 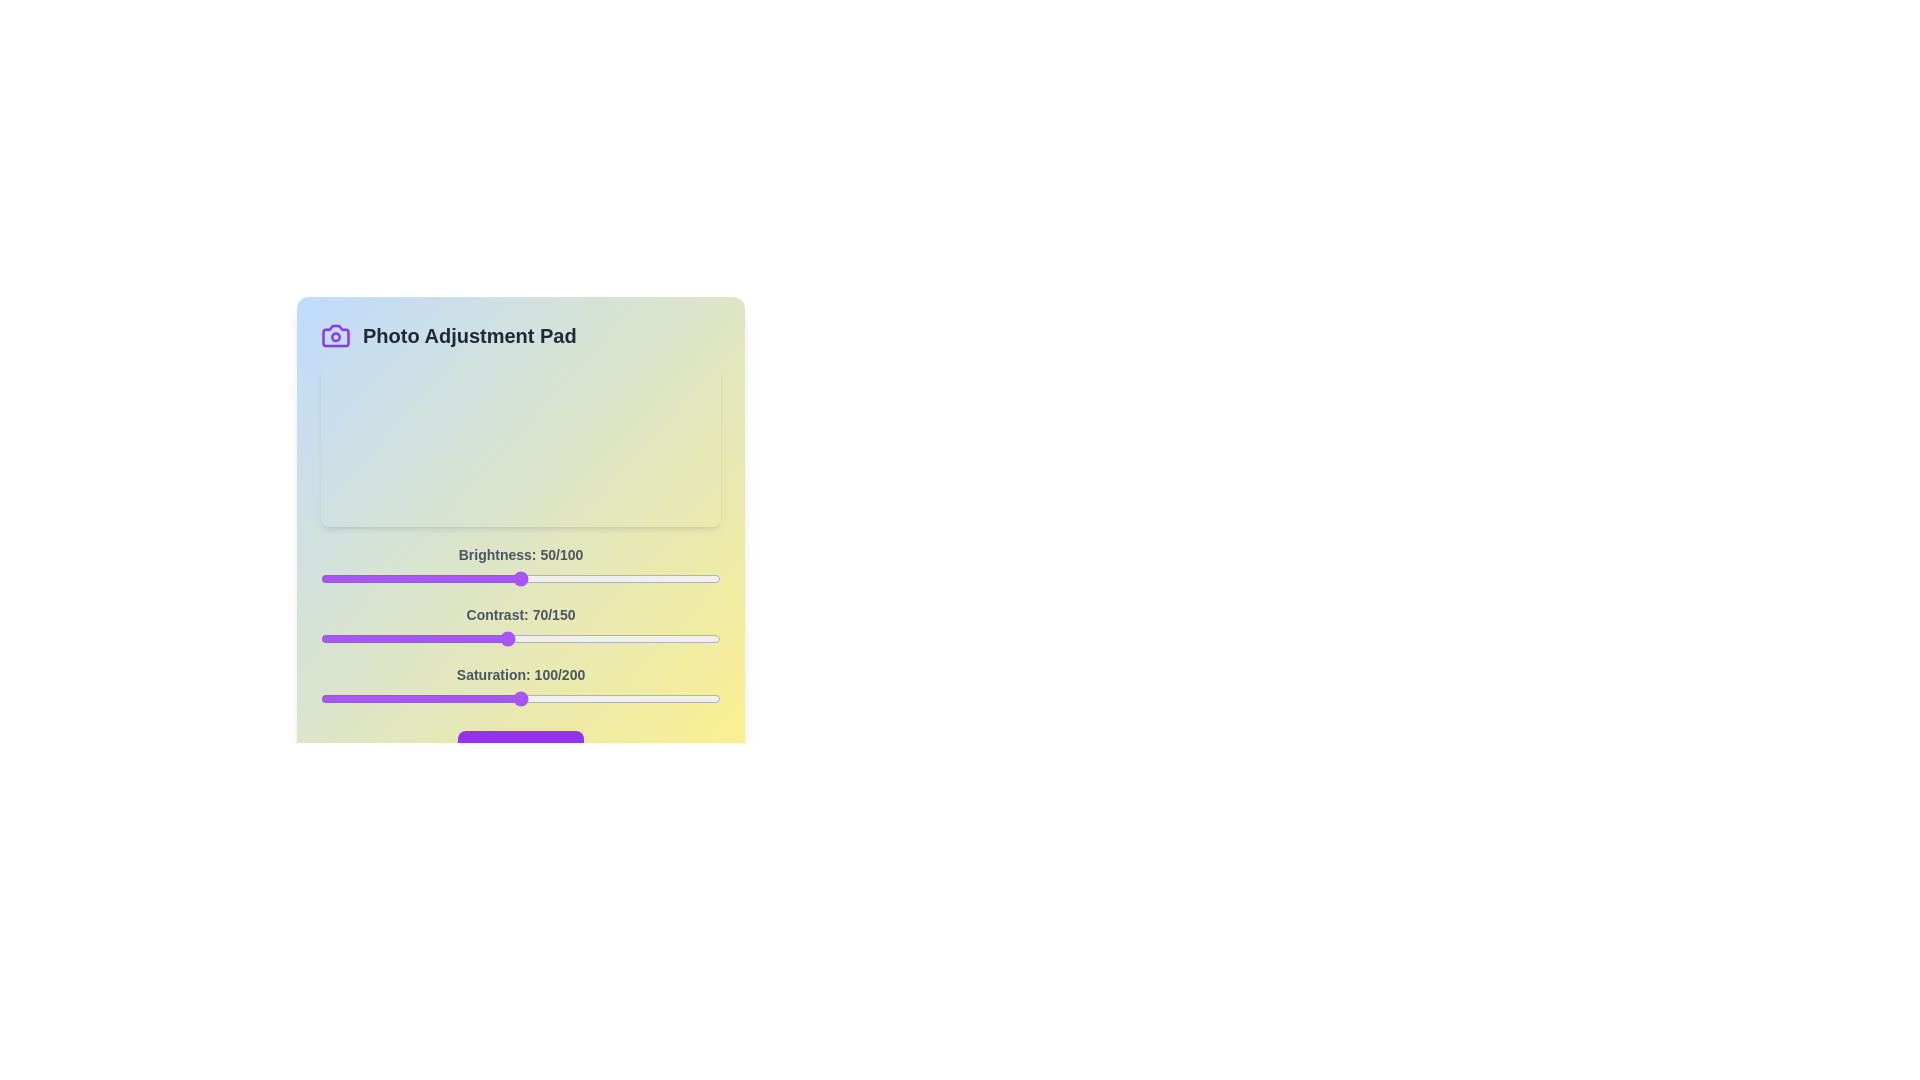 I want to click on the 1 slider to 3, so click(x=329, y=639).